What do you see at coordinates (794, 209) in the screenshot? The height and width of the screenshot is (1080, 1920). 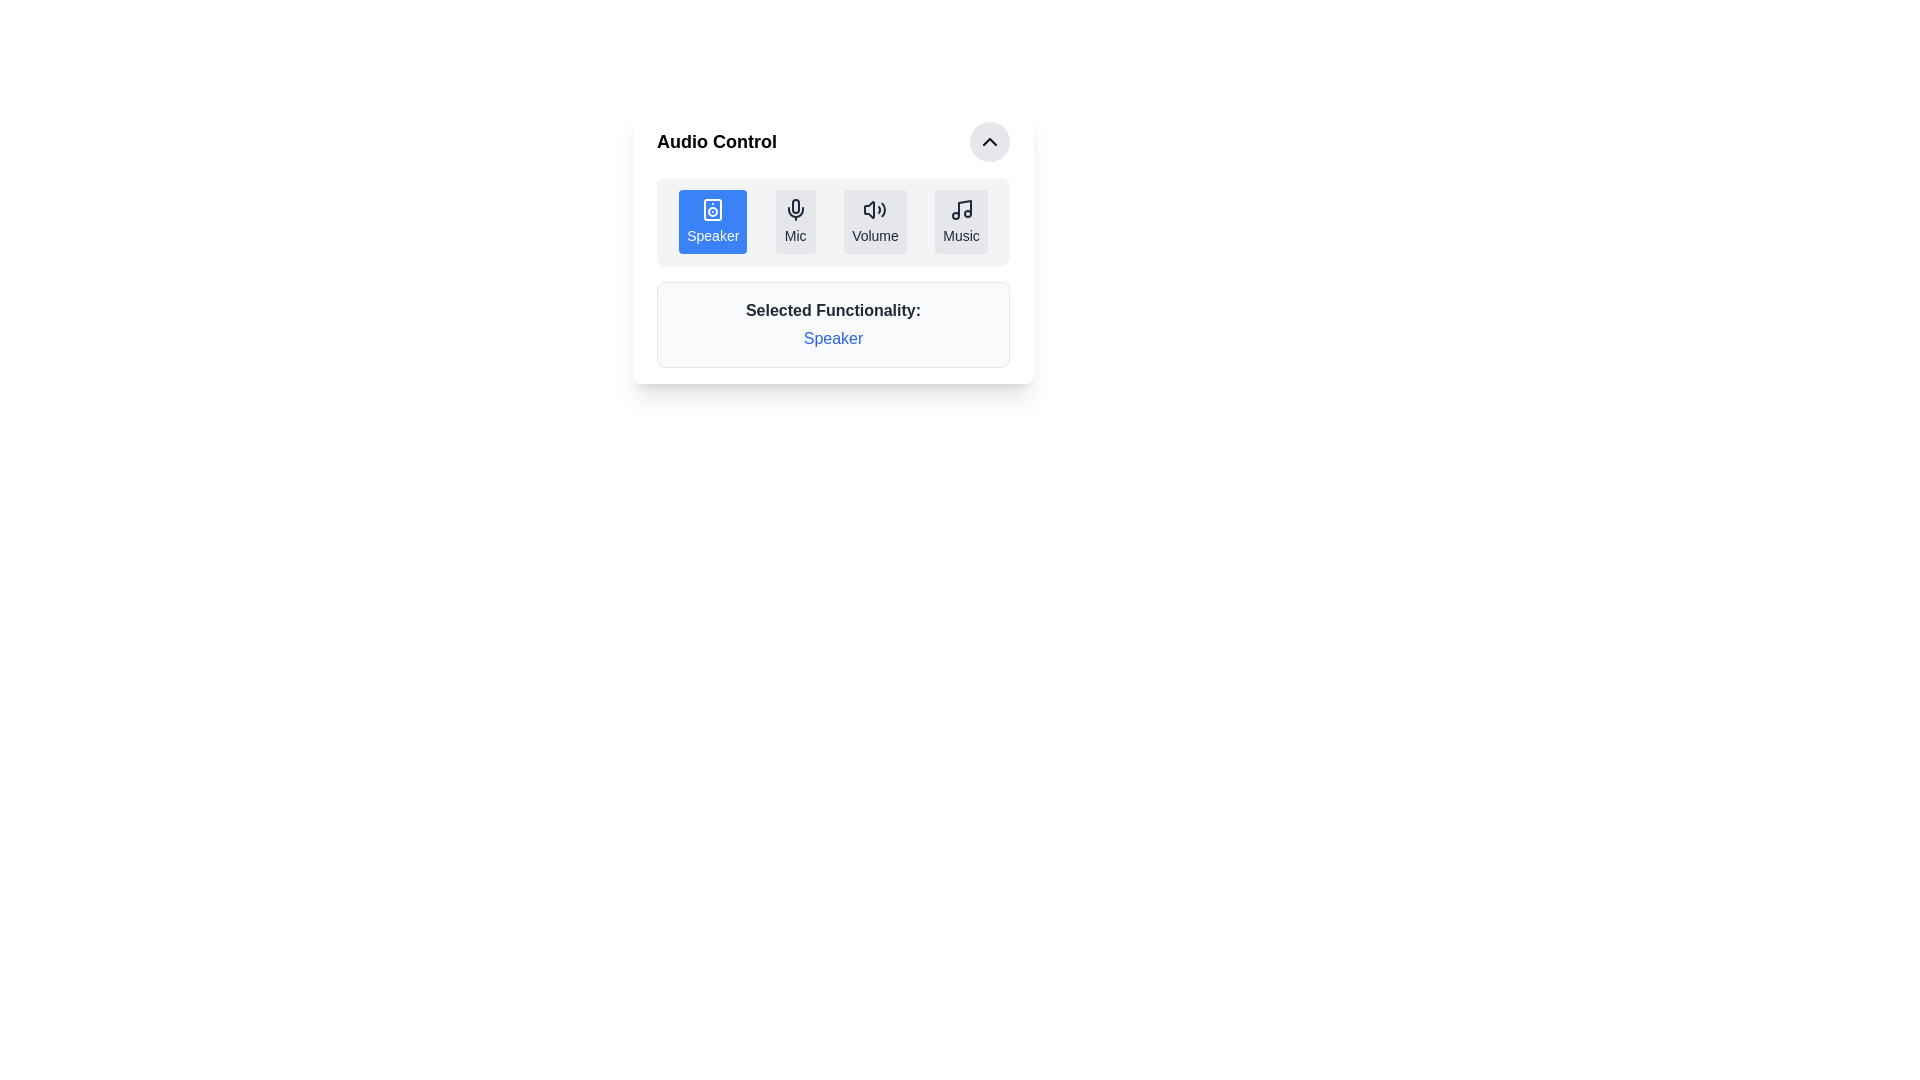 I see `the microphone icon located between the 'Speaker' and 'Volume' buttons under the 'Audio Control' heading` at bounding box center [794, 209].